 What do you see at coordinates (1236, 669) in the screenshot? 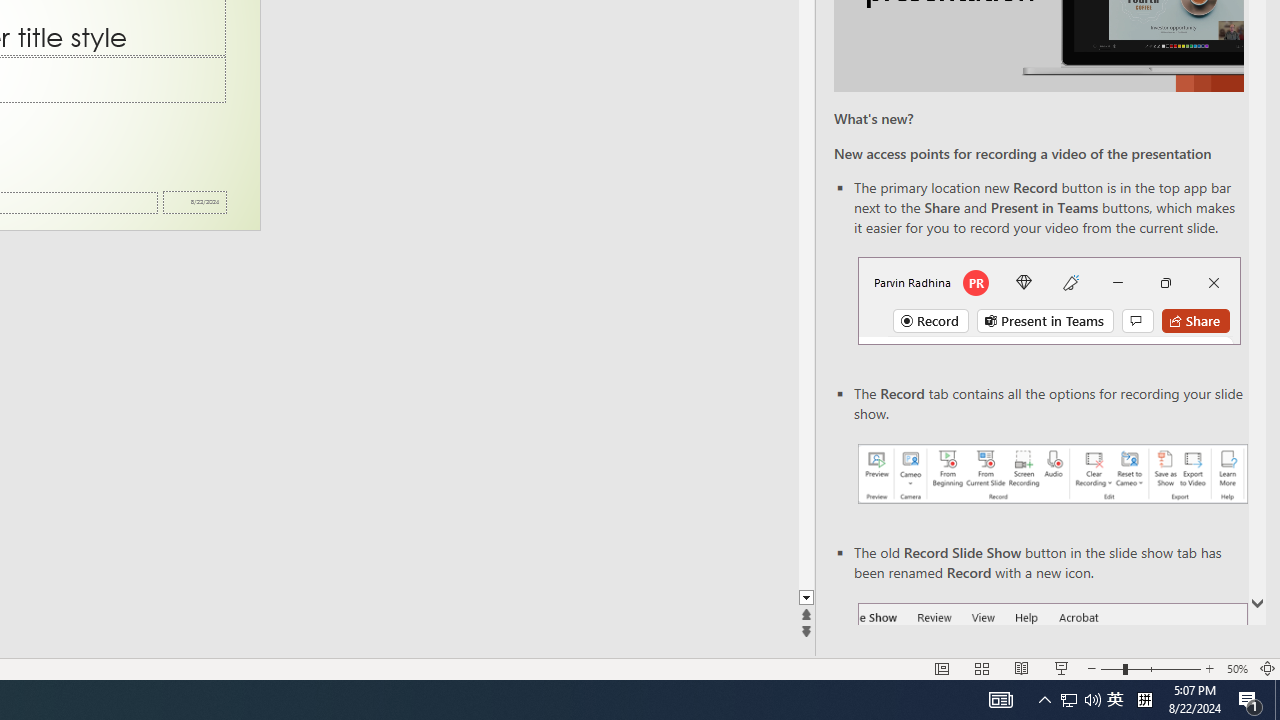
I see `'Zoom 50%'` at bounding box center [1236, 669].